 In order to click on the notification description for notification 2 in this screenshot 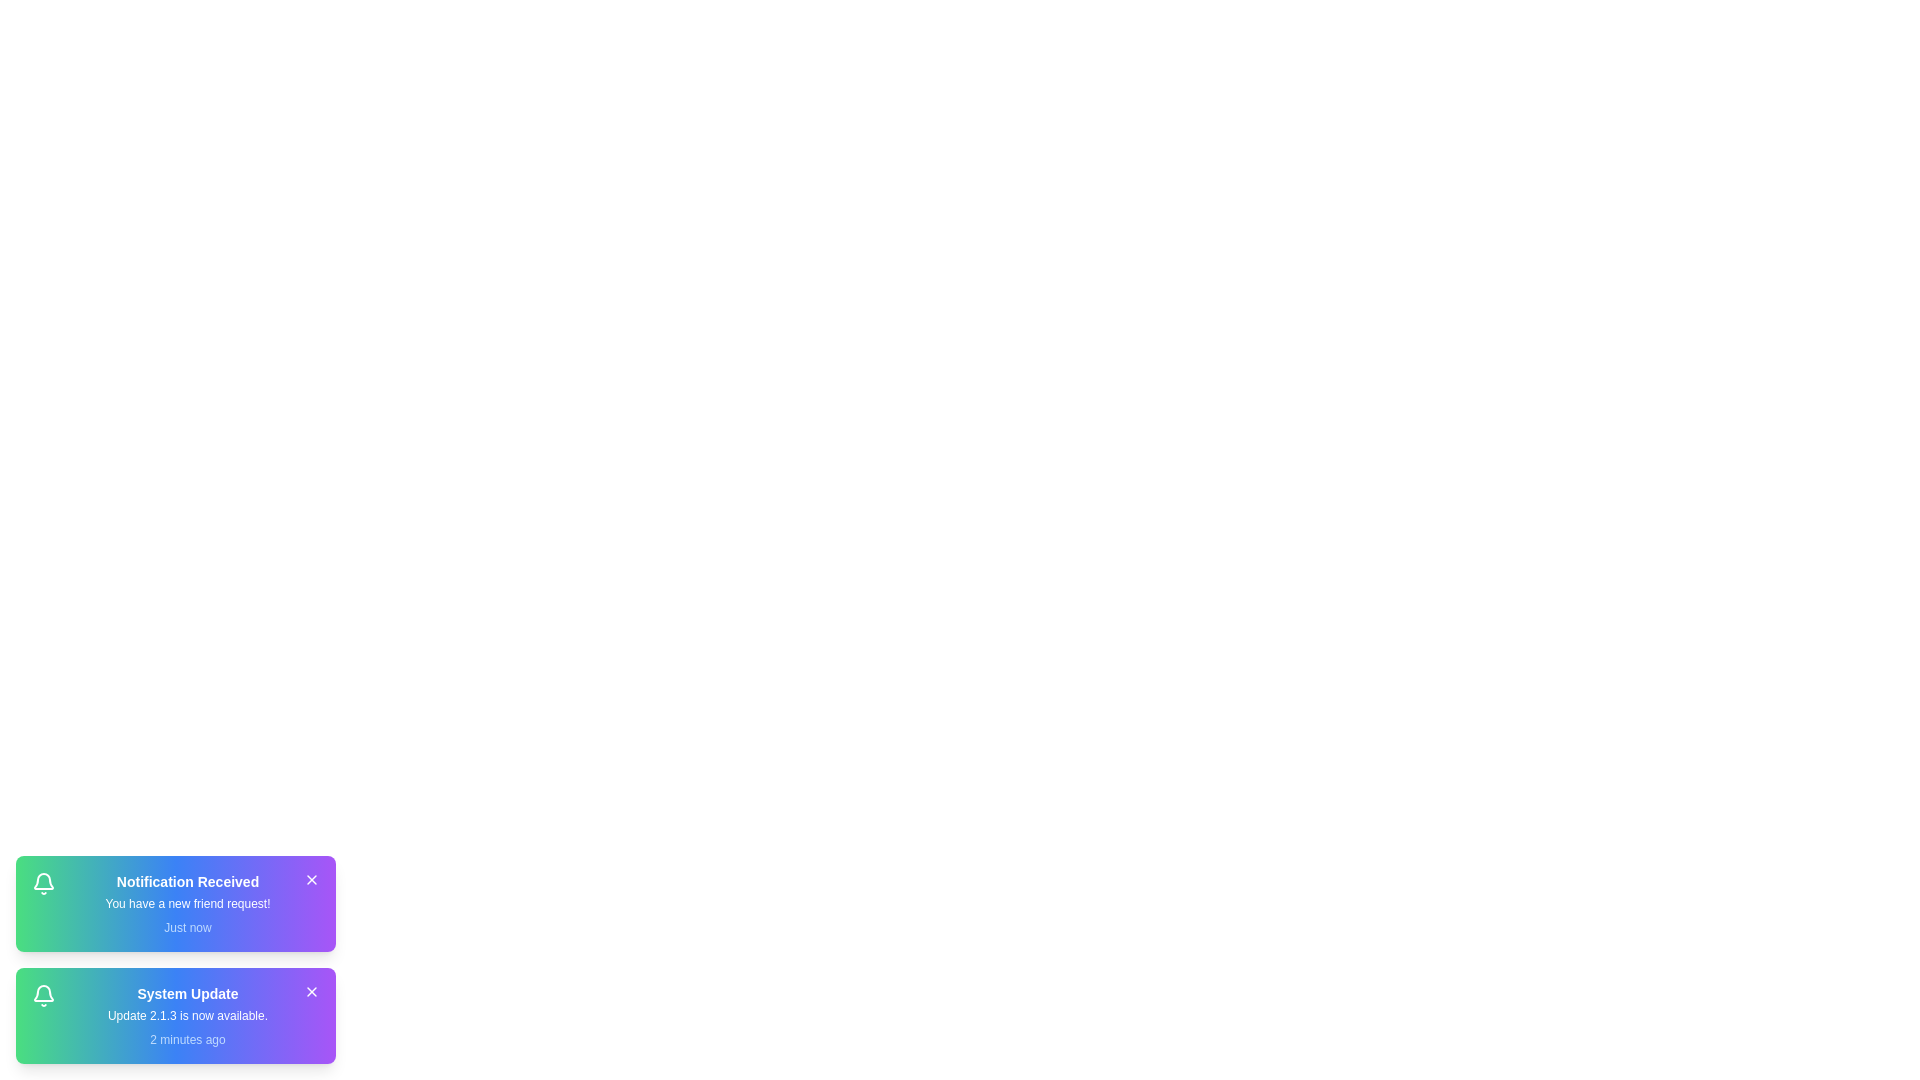, I will do `click(187, 1015)`.